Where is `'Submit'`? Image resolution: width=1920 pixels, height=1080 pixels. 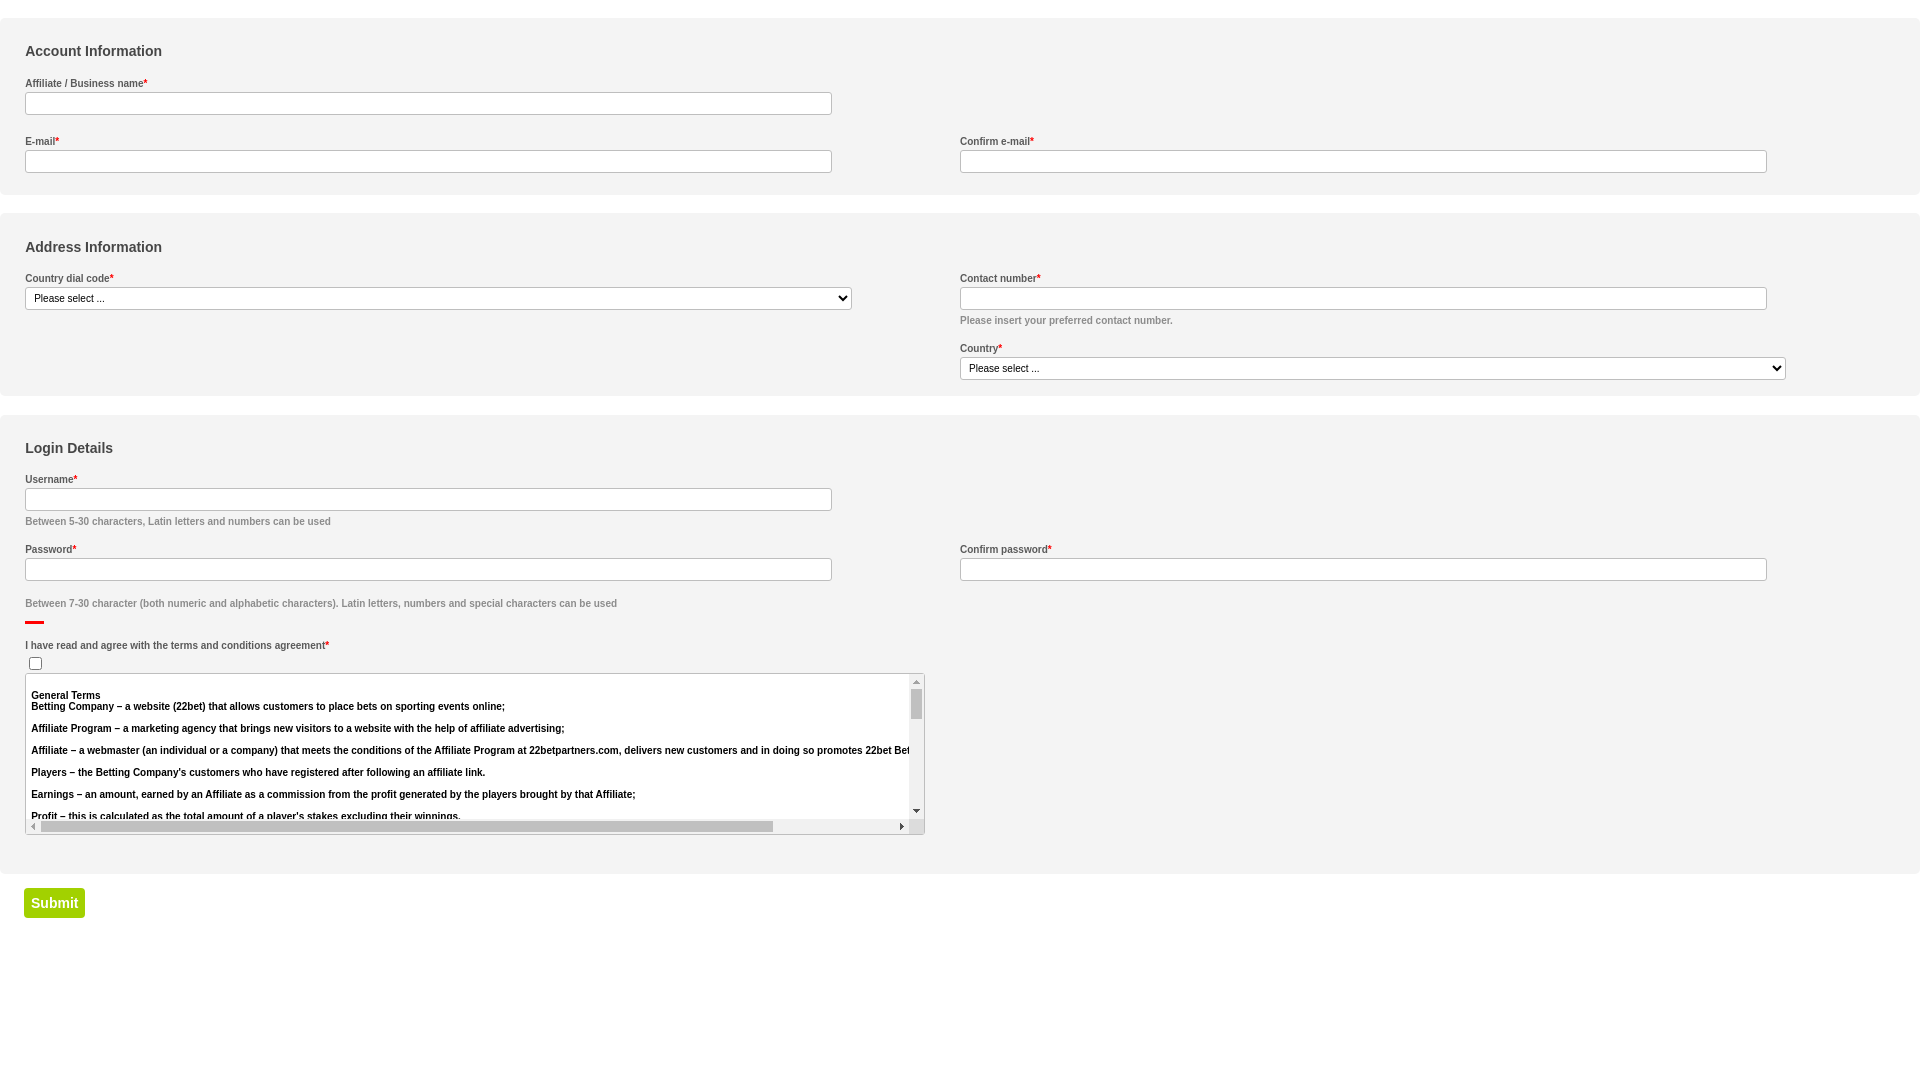
'Submit' is located at coordinates (54, 902).